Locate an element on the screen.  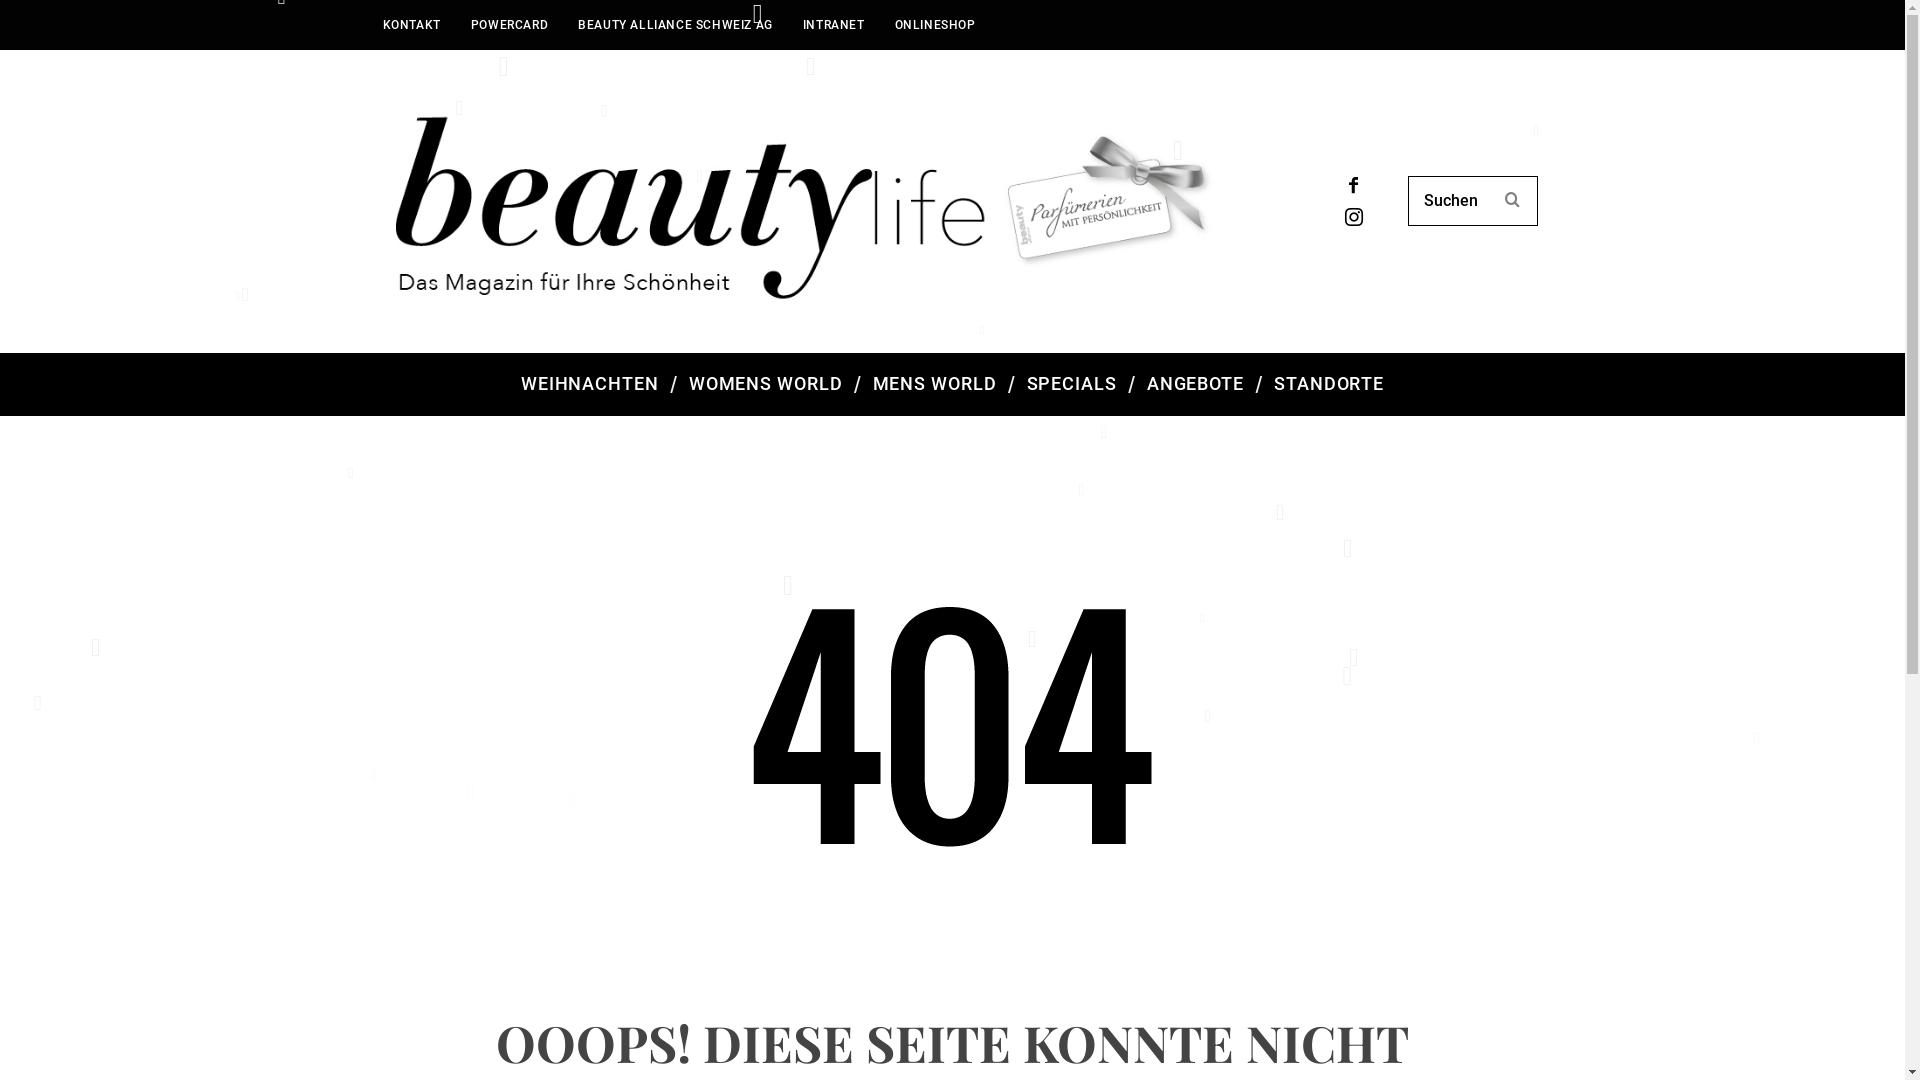
'POWERCARD' is located at coordinates (509, 24).